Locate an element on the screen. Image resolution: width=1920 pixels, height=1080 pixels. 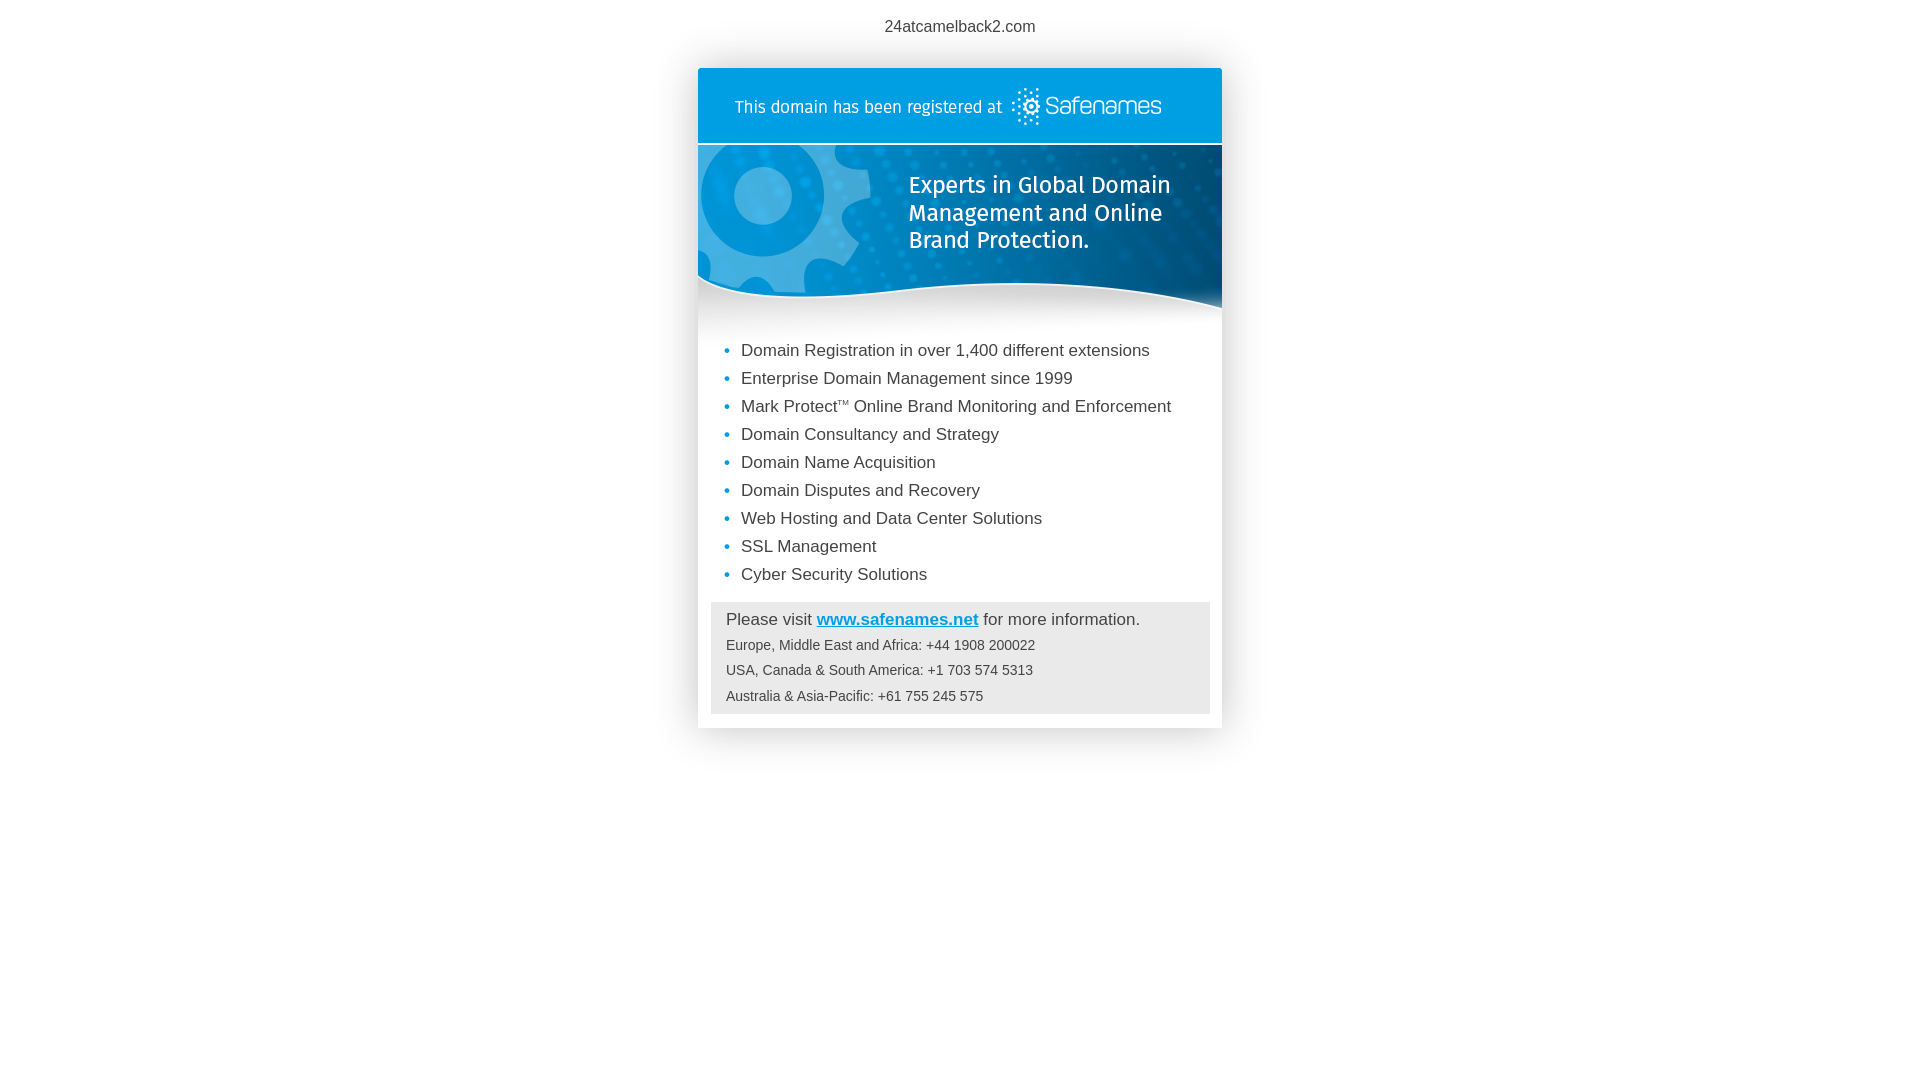
'www.safenames.net' is located at coordinates (896, 618).